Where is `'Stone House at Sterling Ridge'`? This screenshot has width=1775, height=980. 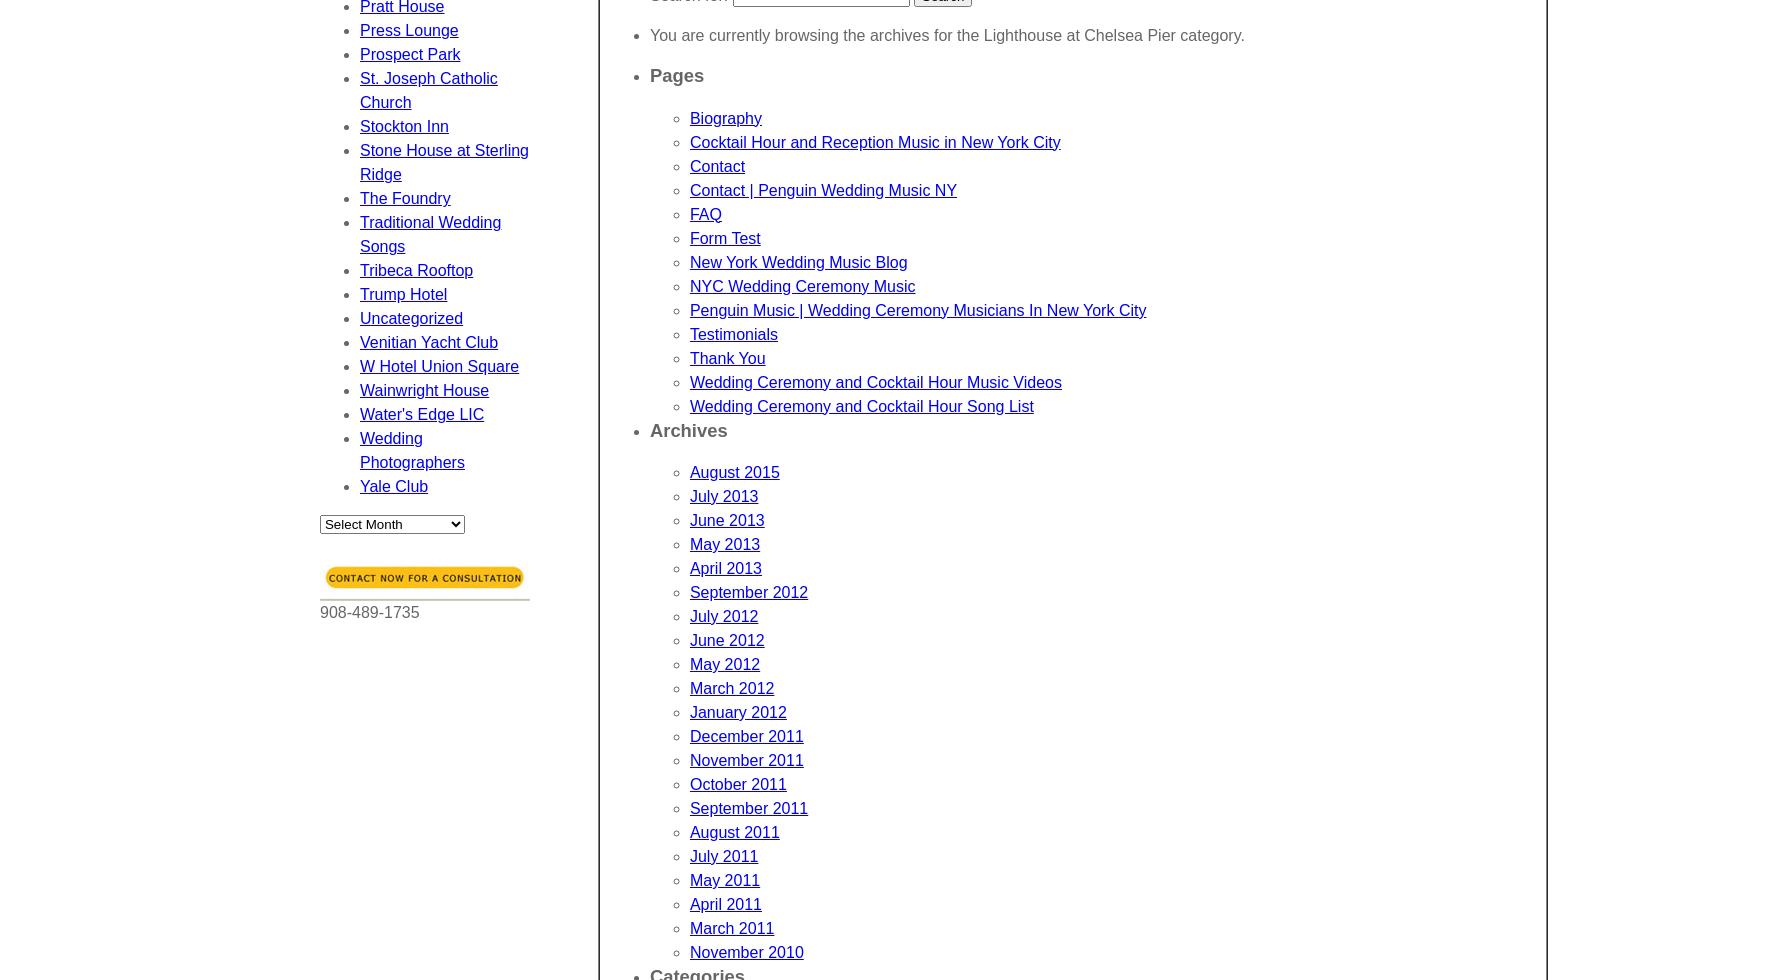 'Stone House at Sterling Ridge' is located at coordinates (443, 162).